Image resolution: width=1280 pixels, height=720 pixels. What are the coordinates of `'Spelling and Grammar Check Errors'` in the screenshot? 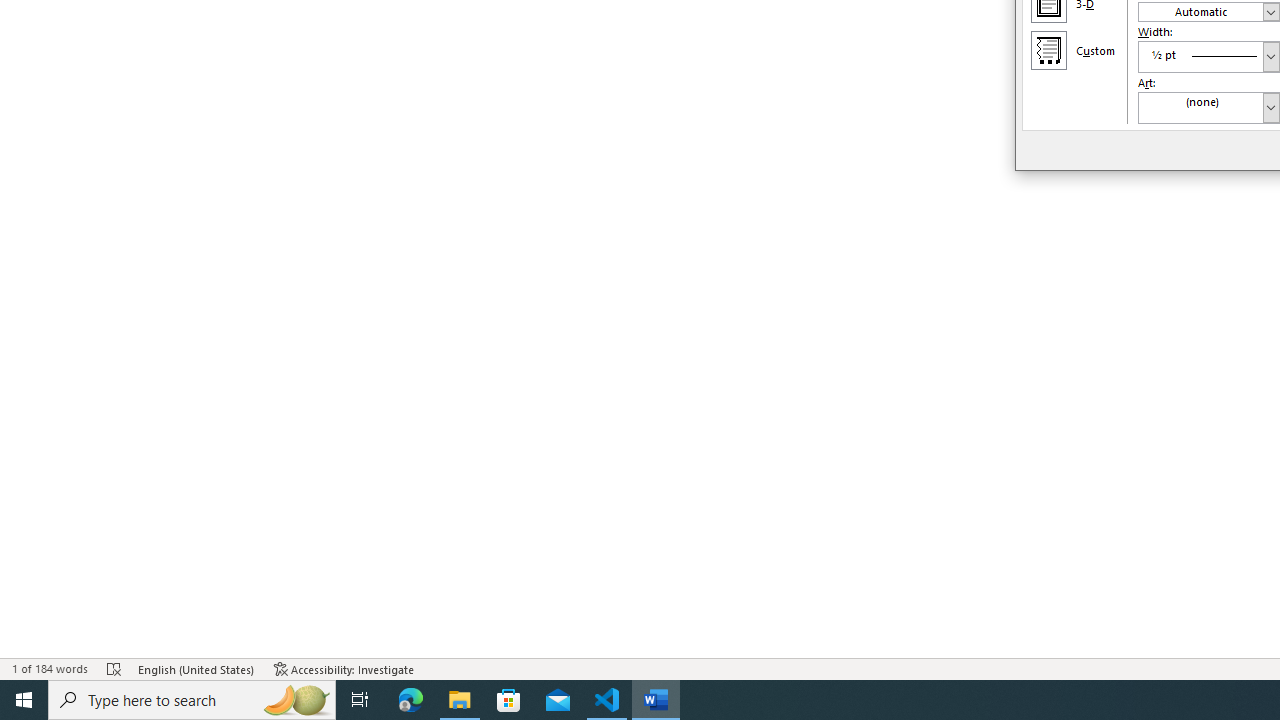 It's located at (113, 669).